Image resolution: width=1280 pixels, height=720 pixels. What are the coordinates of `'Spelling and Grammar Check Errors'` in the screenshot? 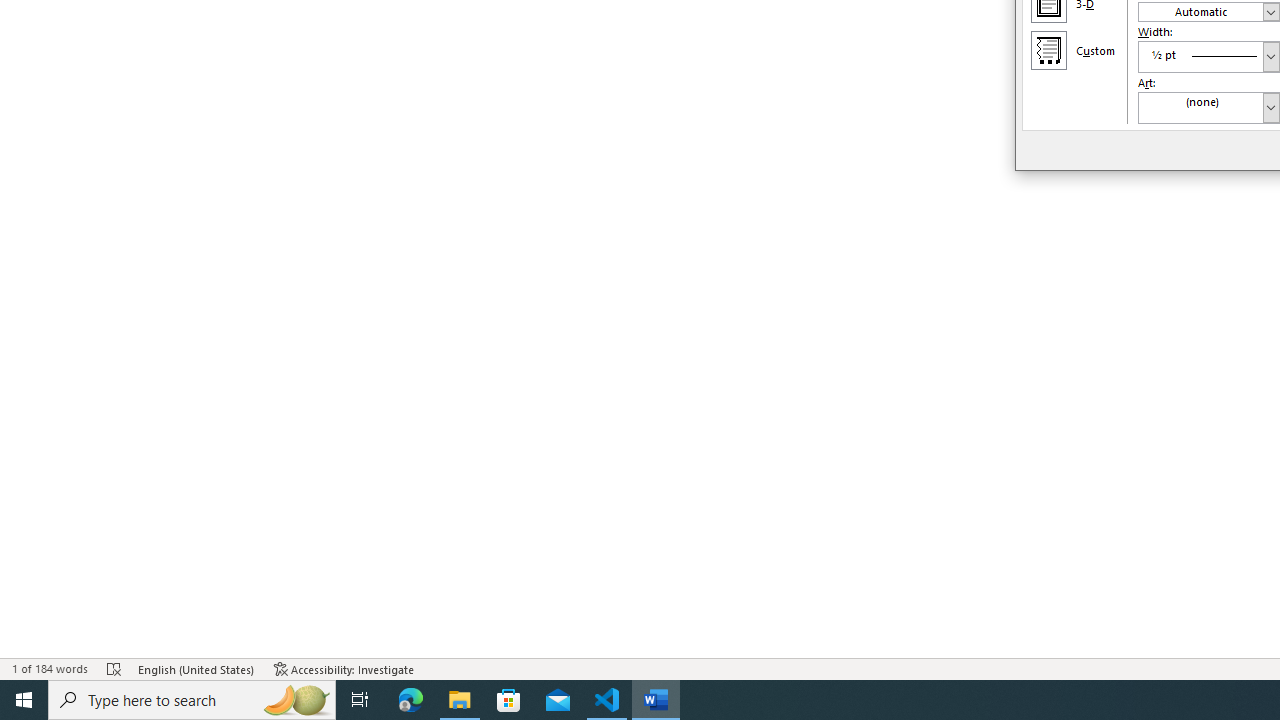 It's located at (113, 669).